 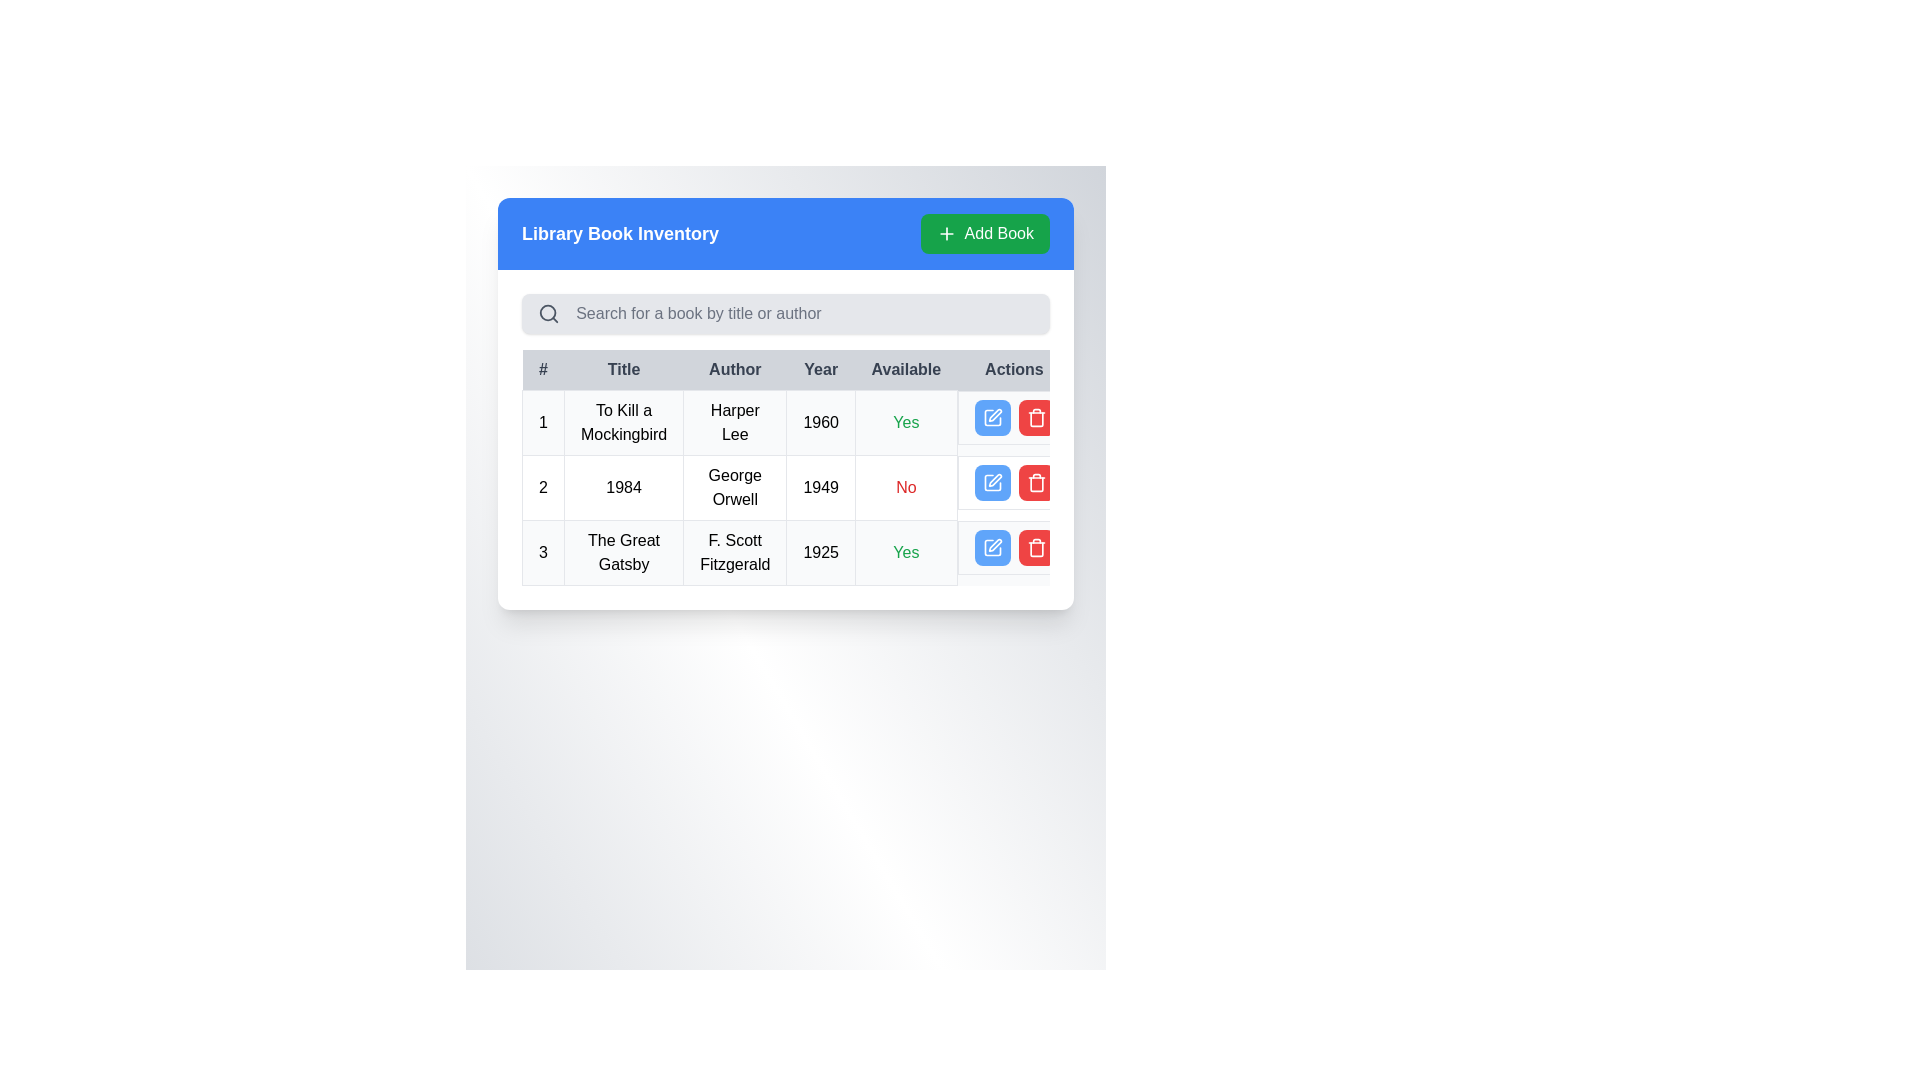 I want to click on text label containing 'Yes' displayed in green color located in the fifth column of the third row under the 'Available' header in a structured data table, so click(x=905, y=552).